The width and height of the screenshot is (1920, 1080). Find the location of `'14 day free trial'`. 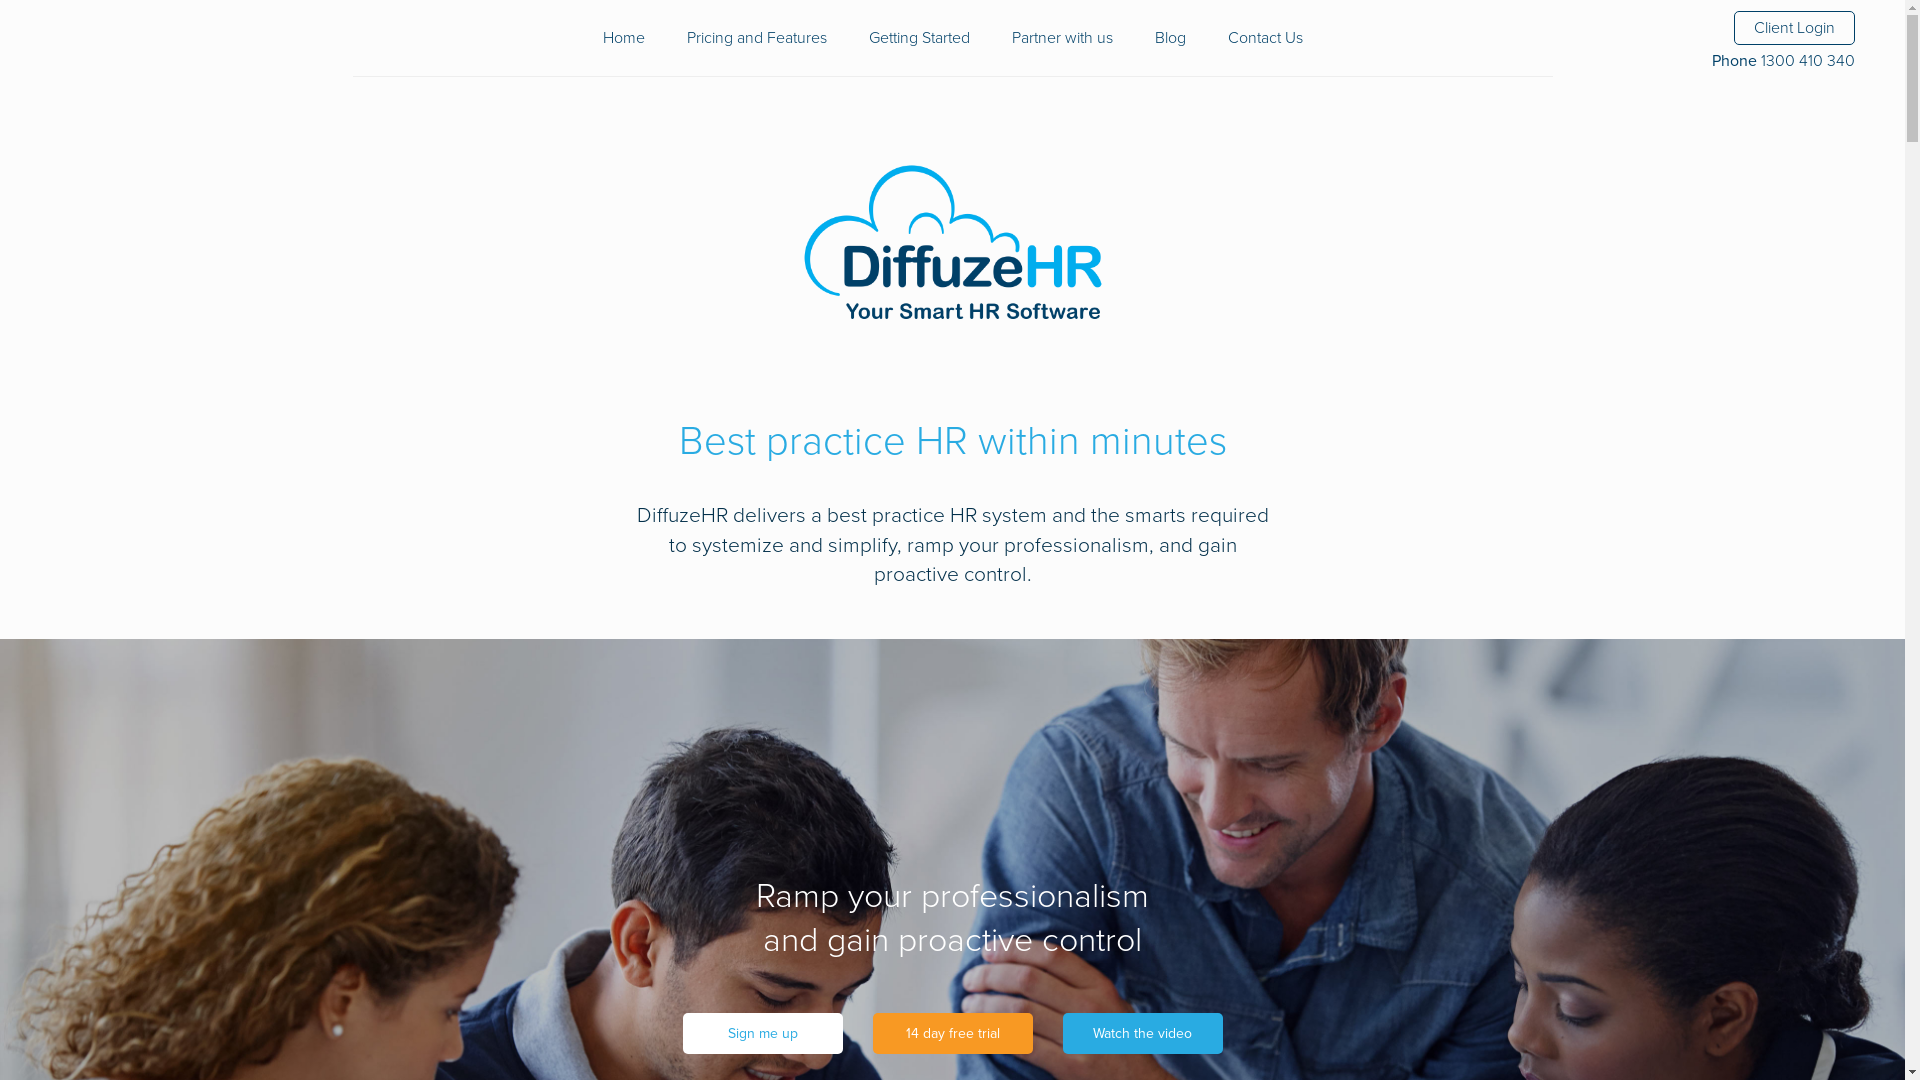

'14 day free trial' is located at coordinates (950, 1033).